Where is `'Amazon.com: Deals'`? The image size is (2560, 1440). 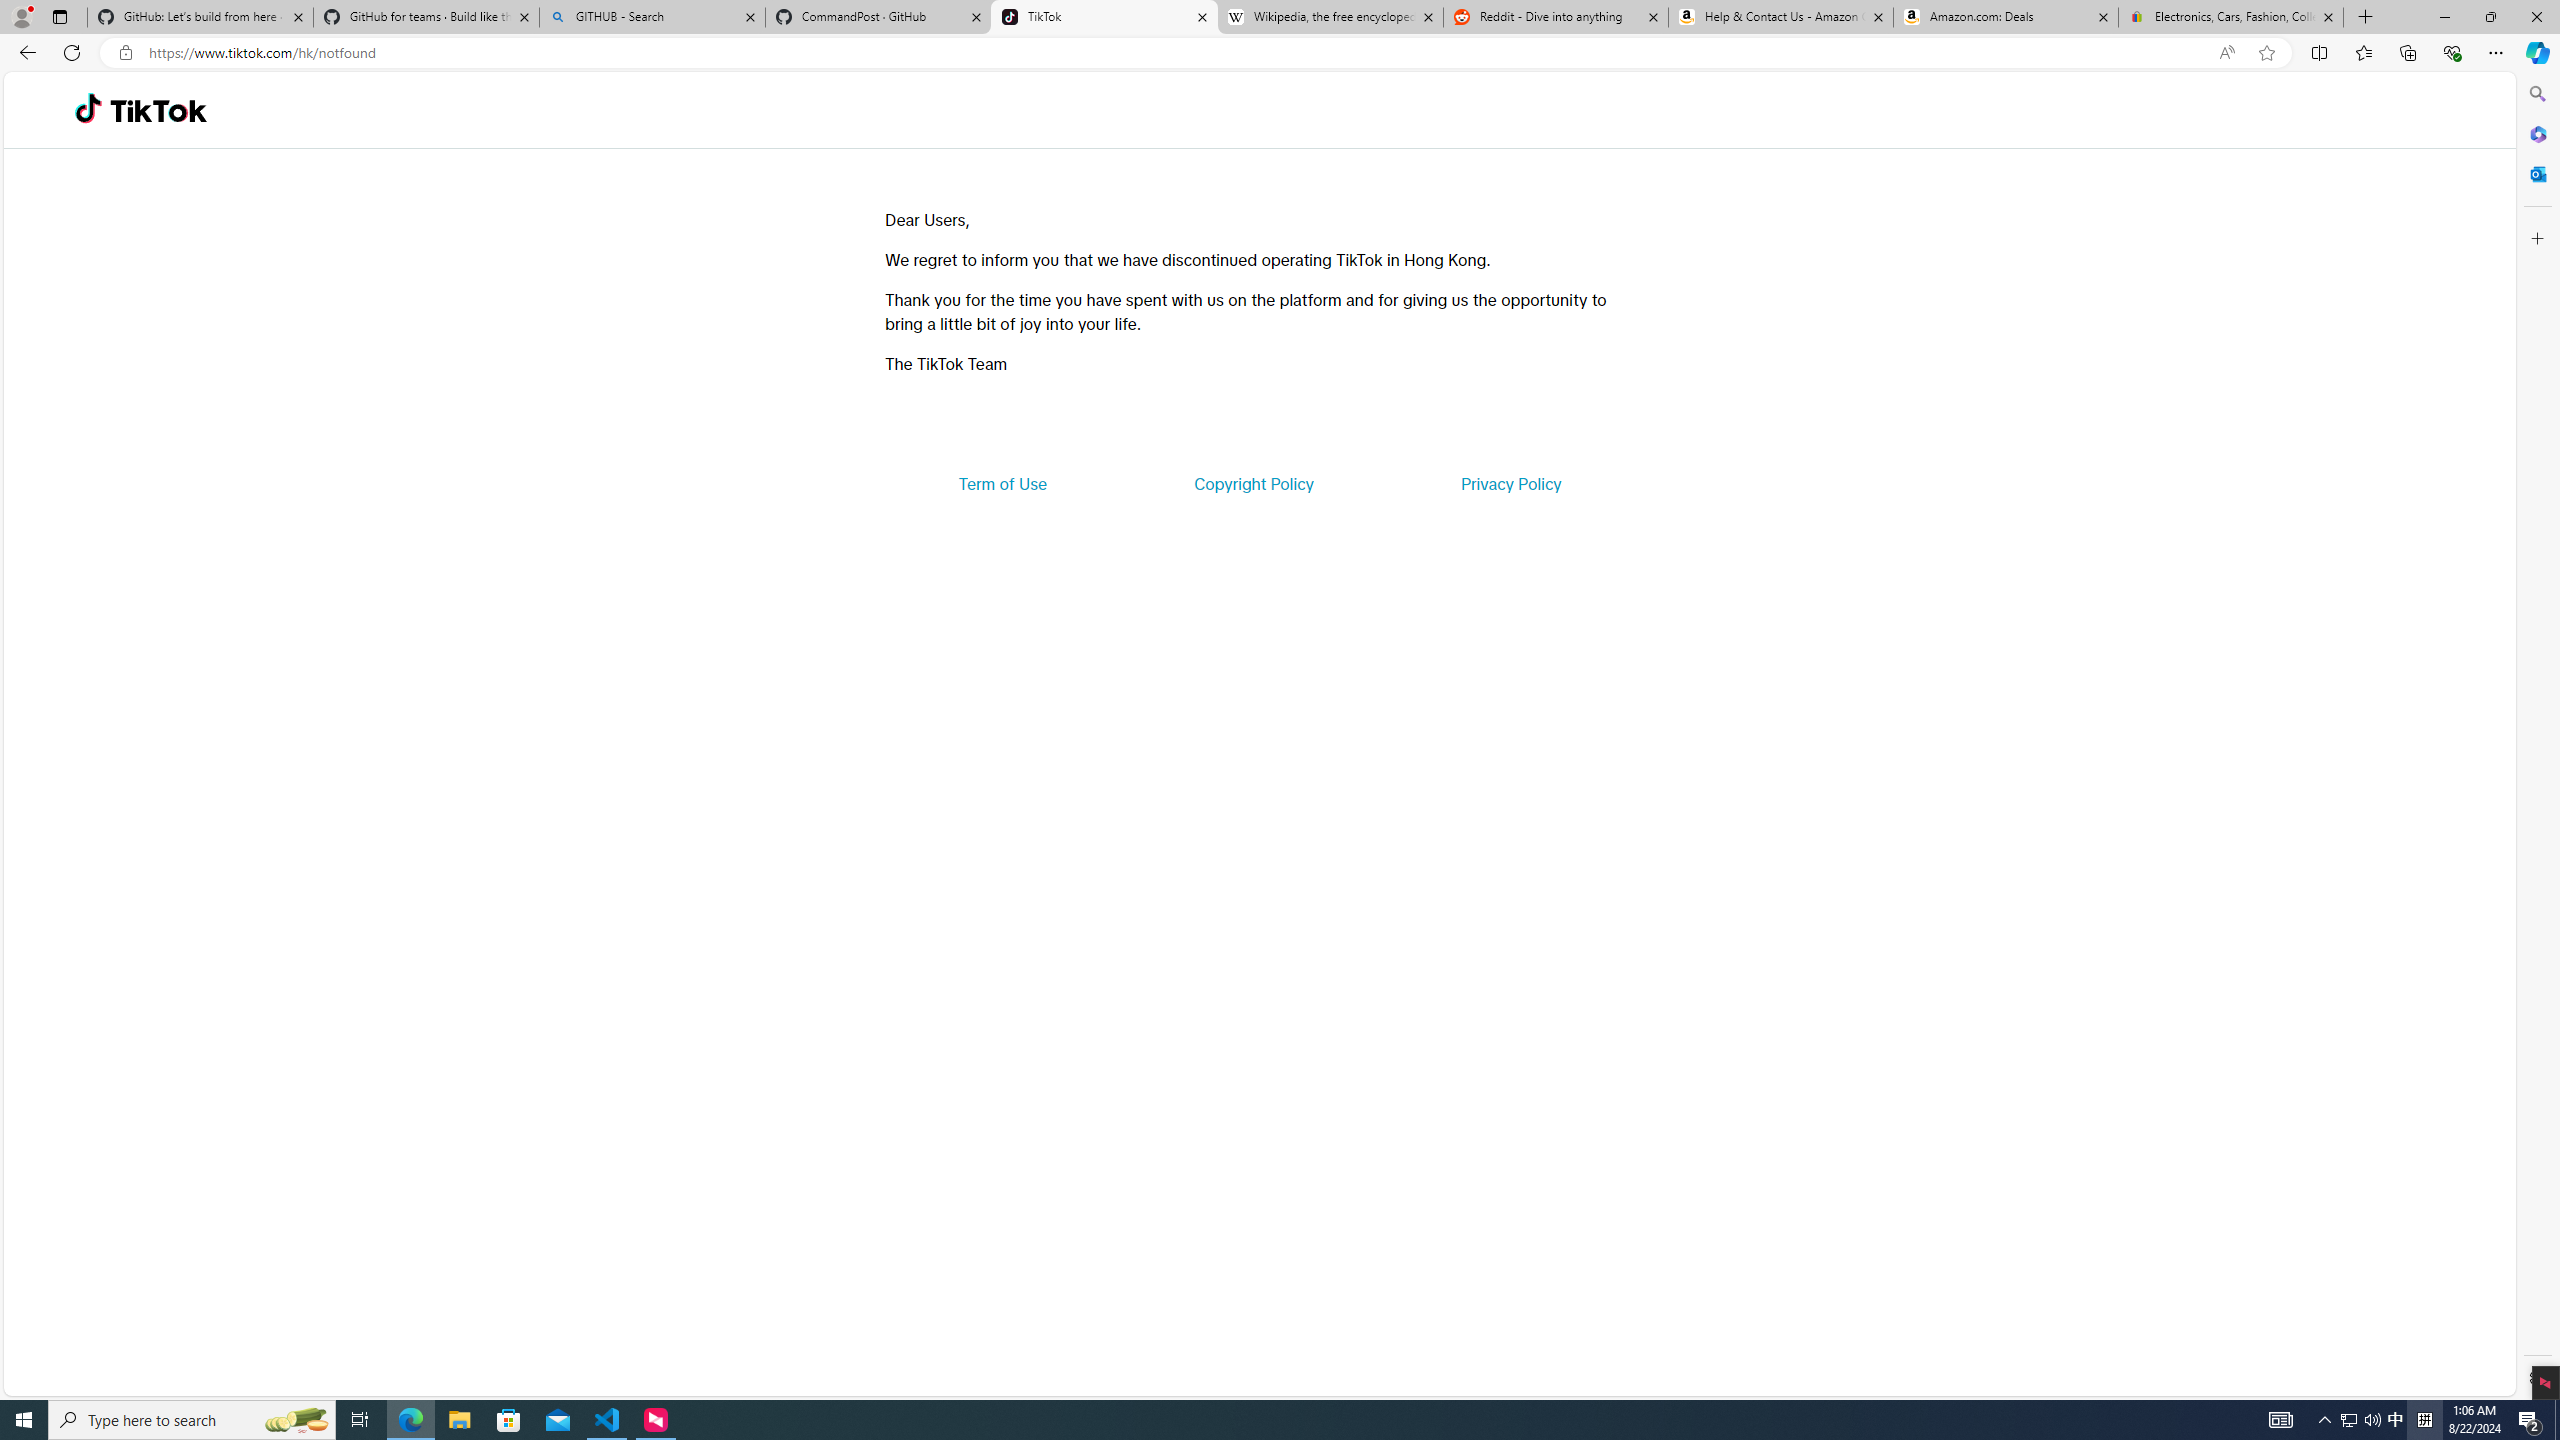 'Amazon.com: Deals' is located at coordinates (2005, 16).